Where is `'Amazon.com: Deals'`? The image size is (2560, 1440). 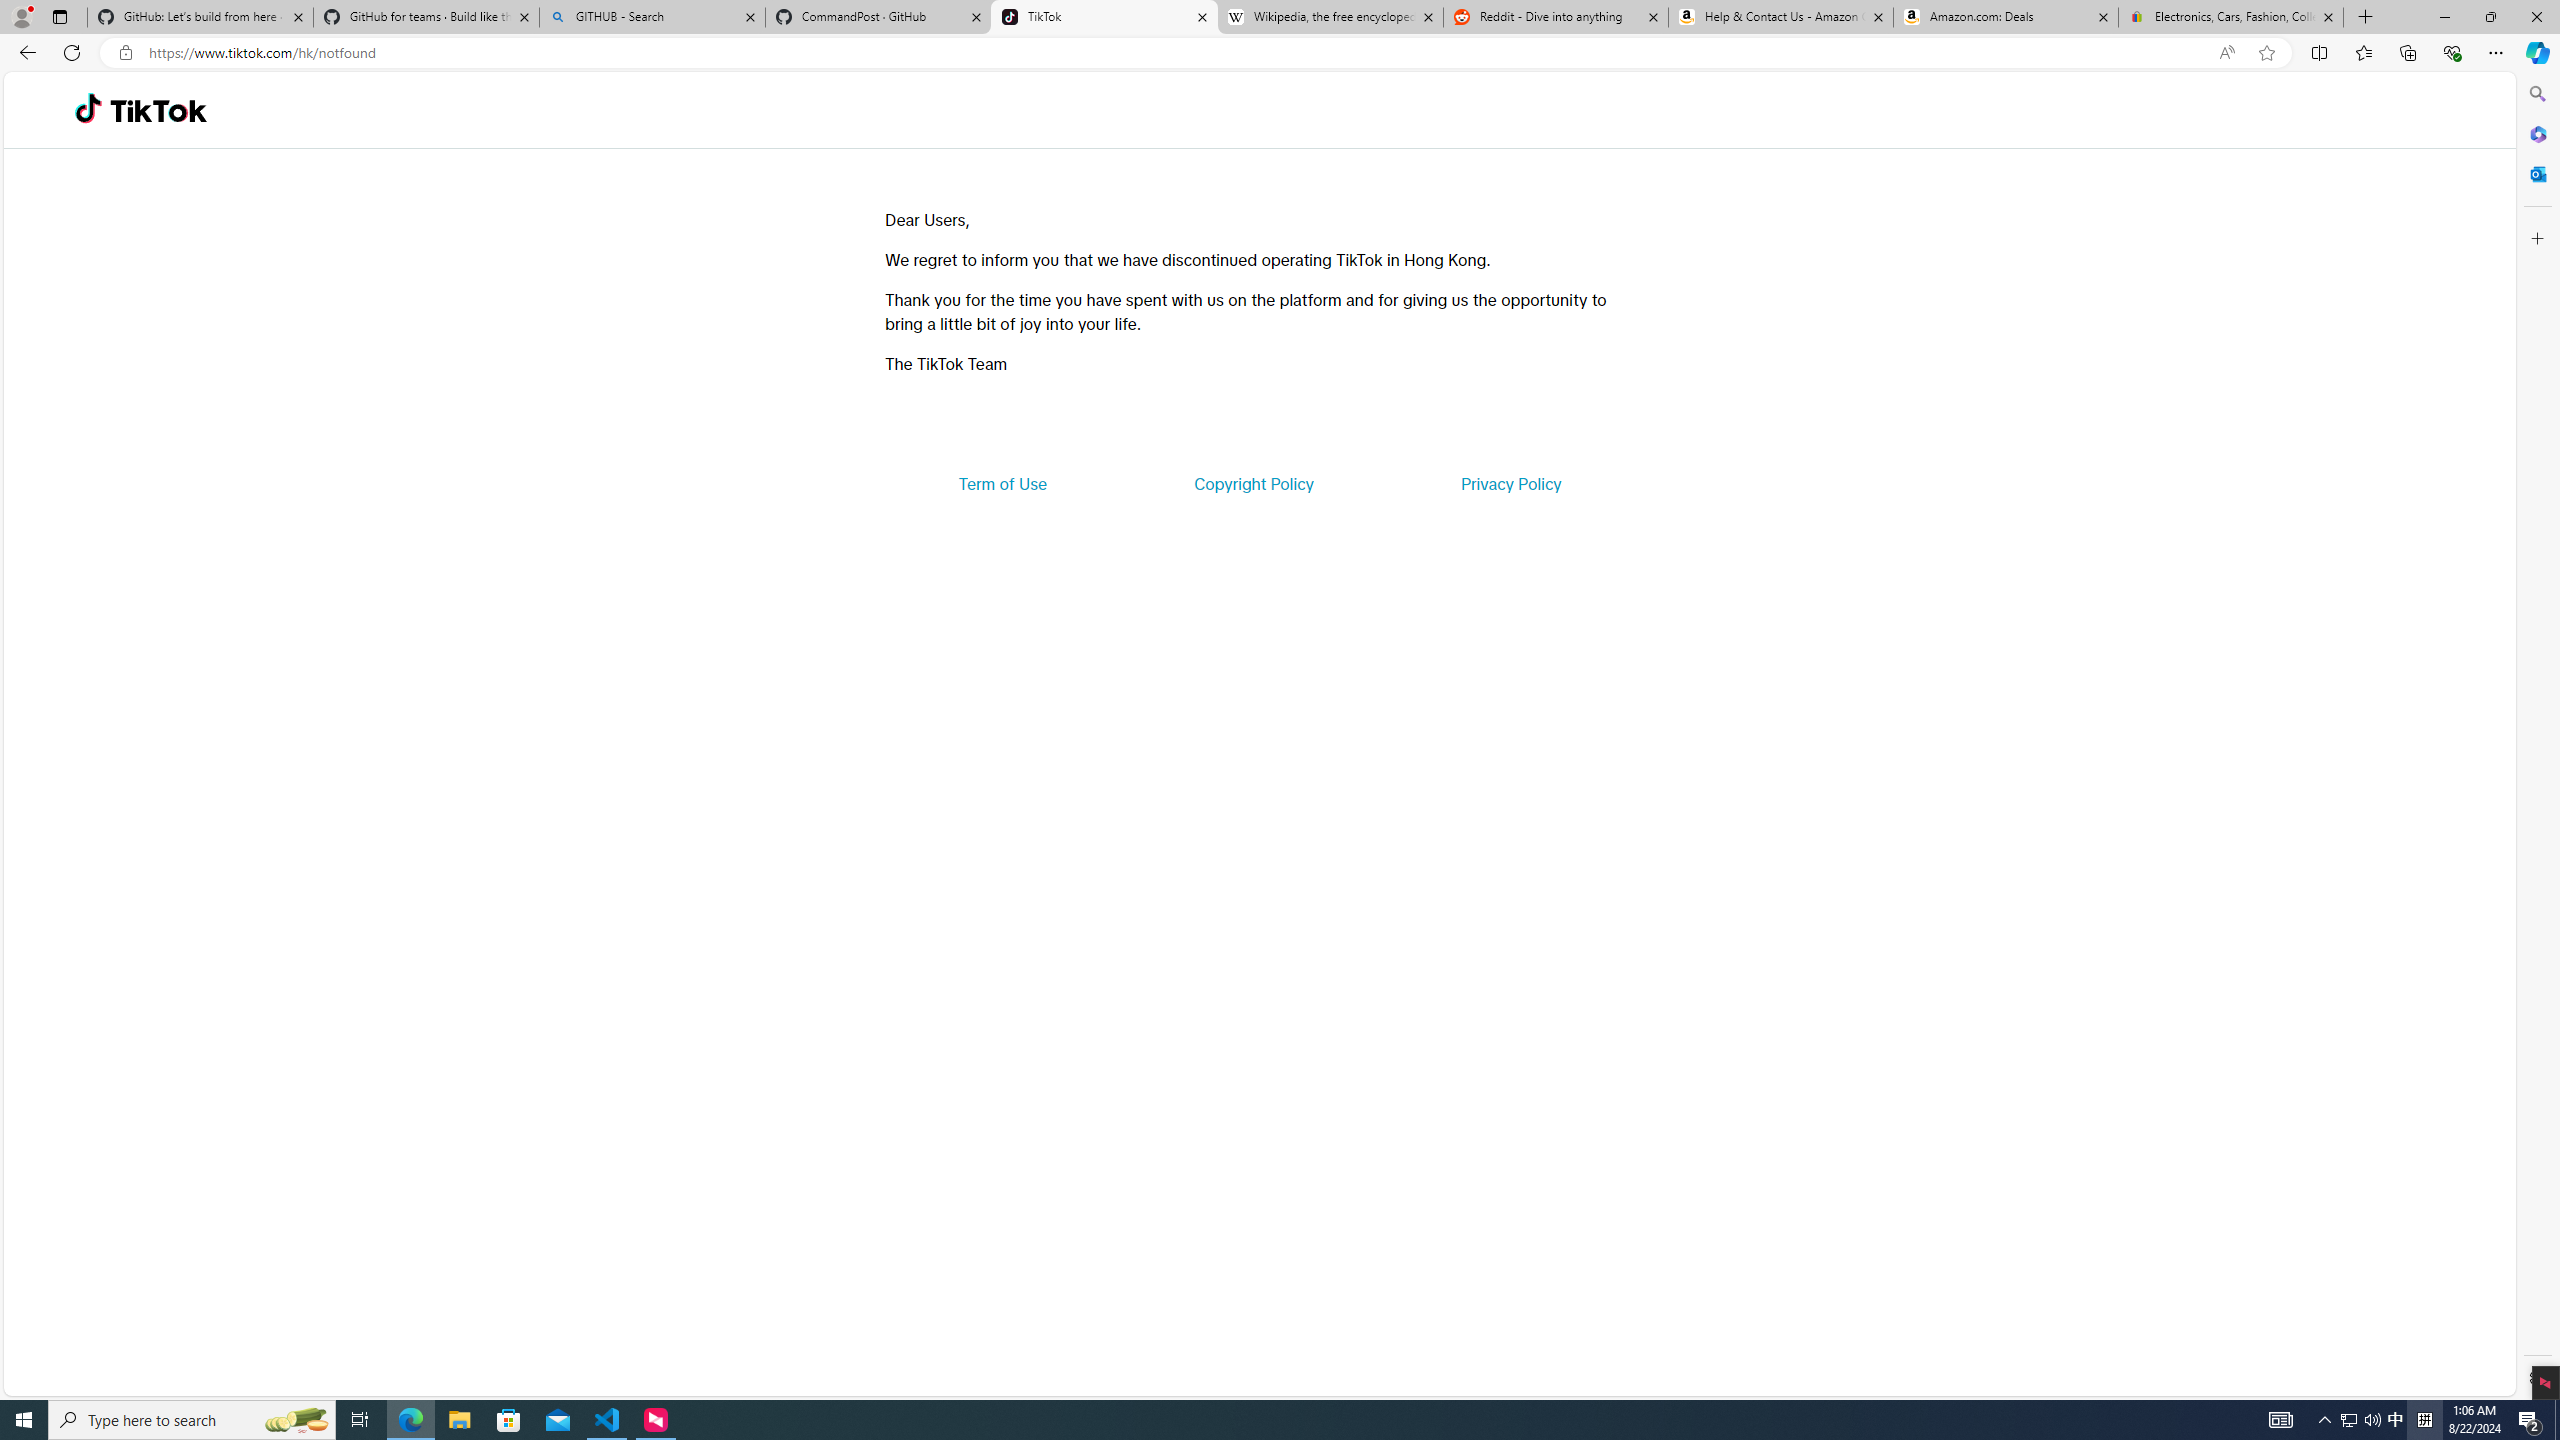 'Amazon.com: Deals' is located at coordinates (2005, 16).